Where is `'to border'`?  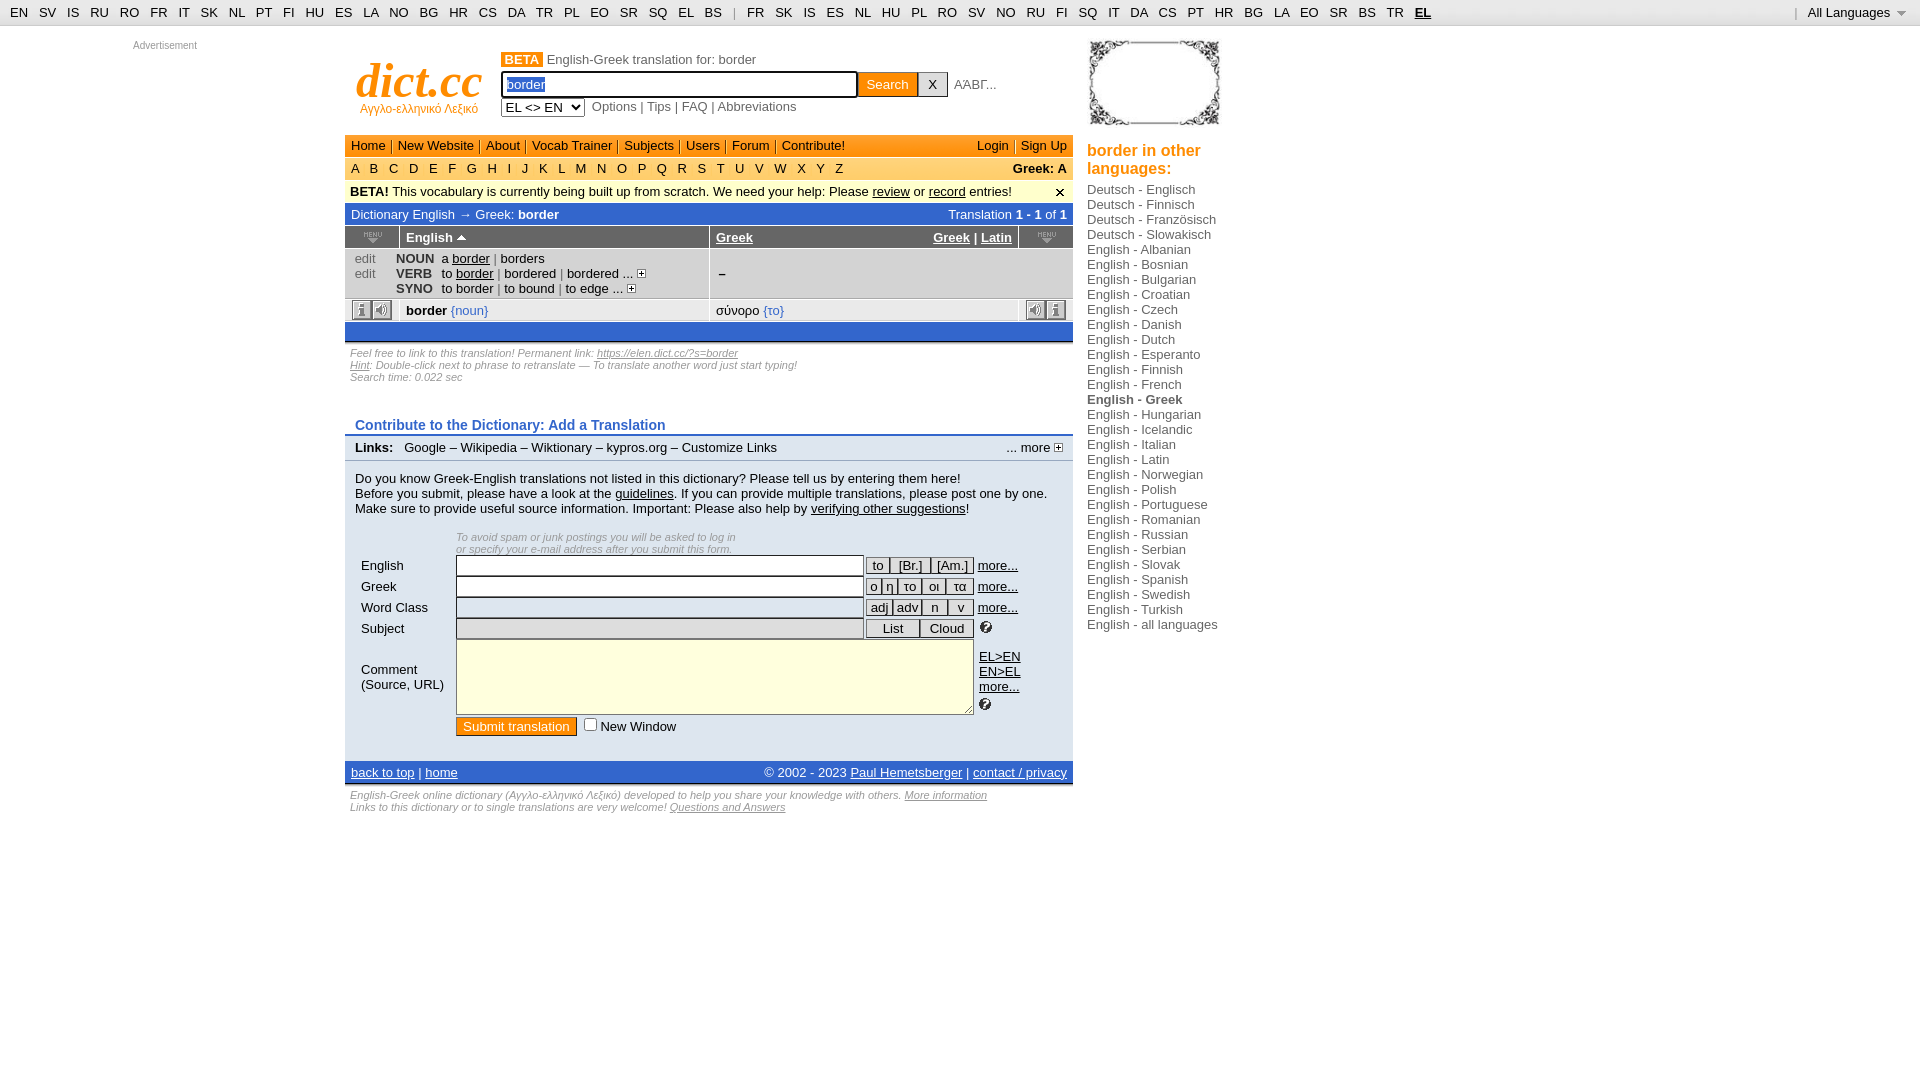
'to border' is located at coordinates (466, 273).